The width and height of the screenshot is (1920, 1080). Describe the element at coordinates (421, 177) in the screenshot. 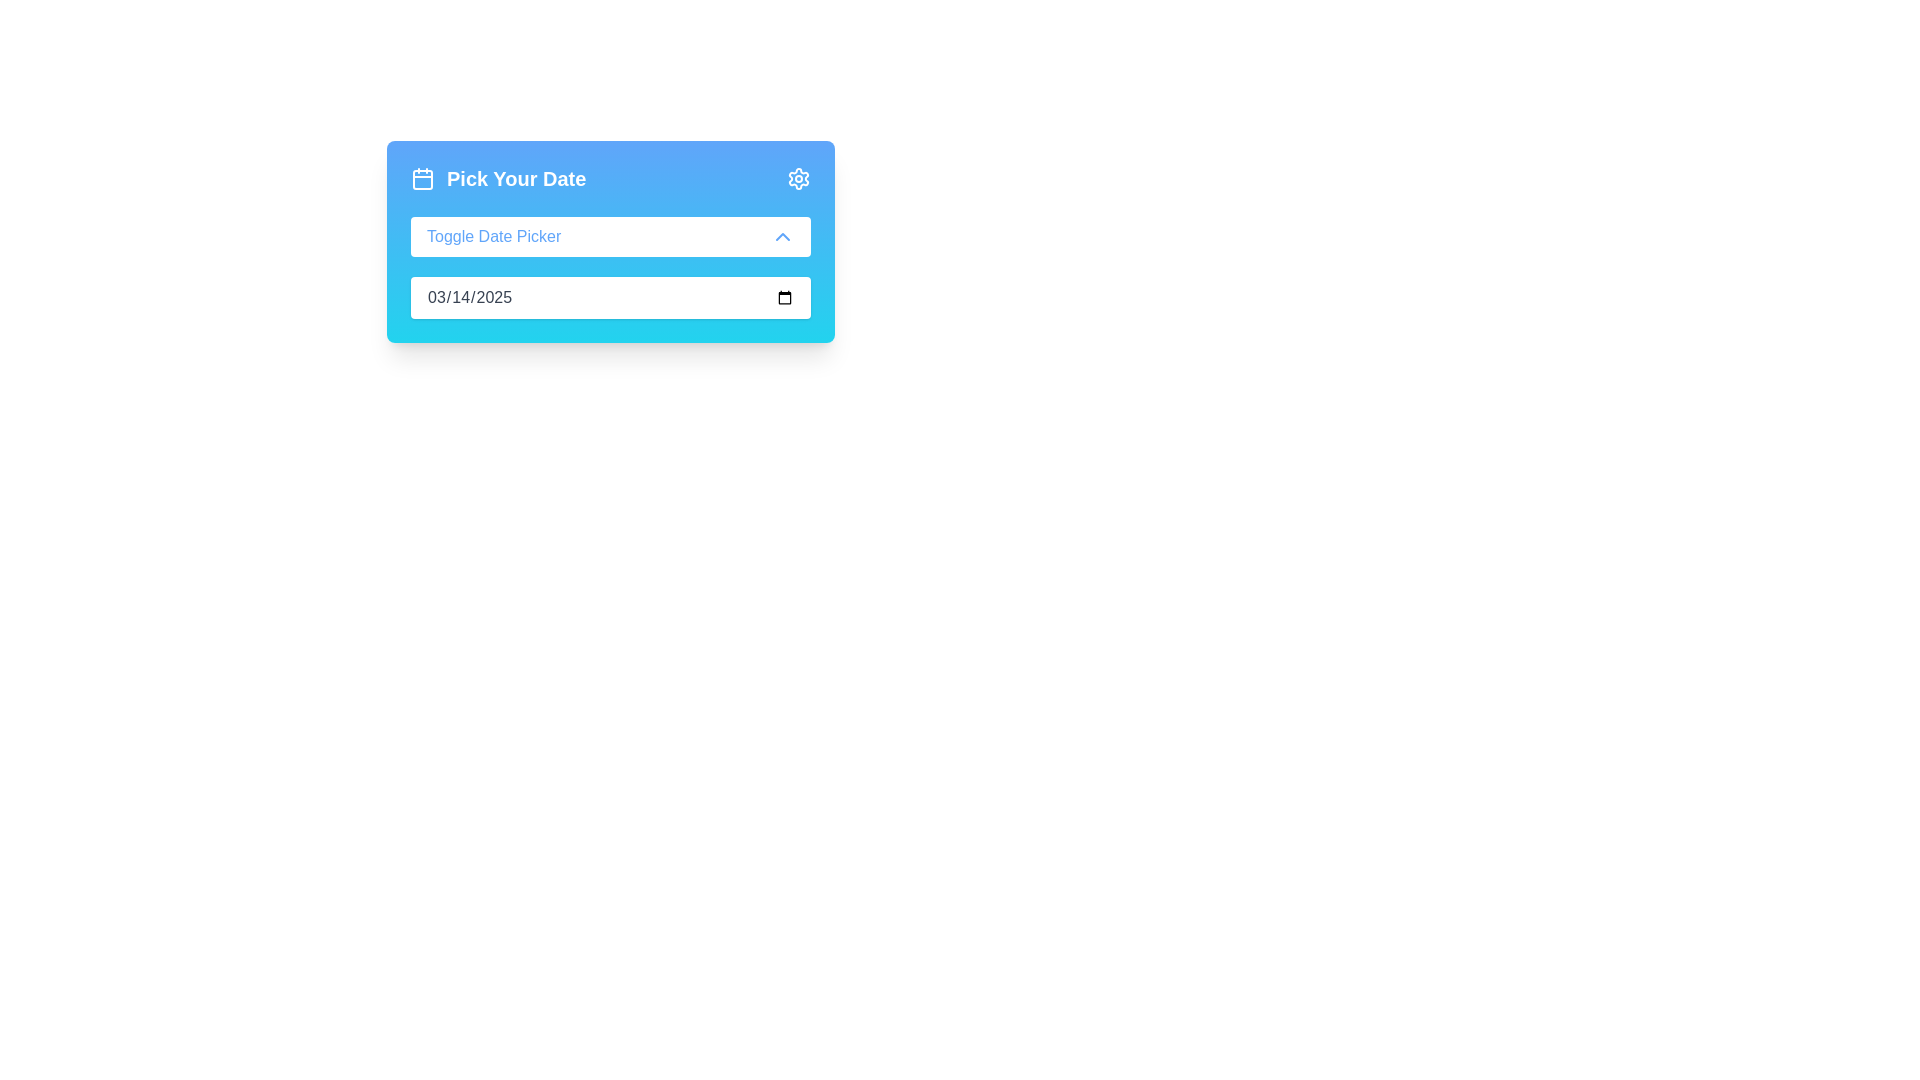

I see `the calendar icon located next to the text 'Pick Your Date', which serves as a visual cue for date-related functionalities` at that location.